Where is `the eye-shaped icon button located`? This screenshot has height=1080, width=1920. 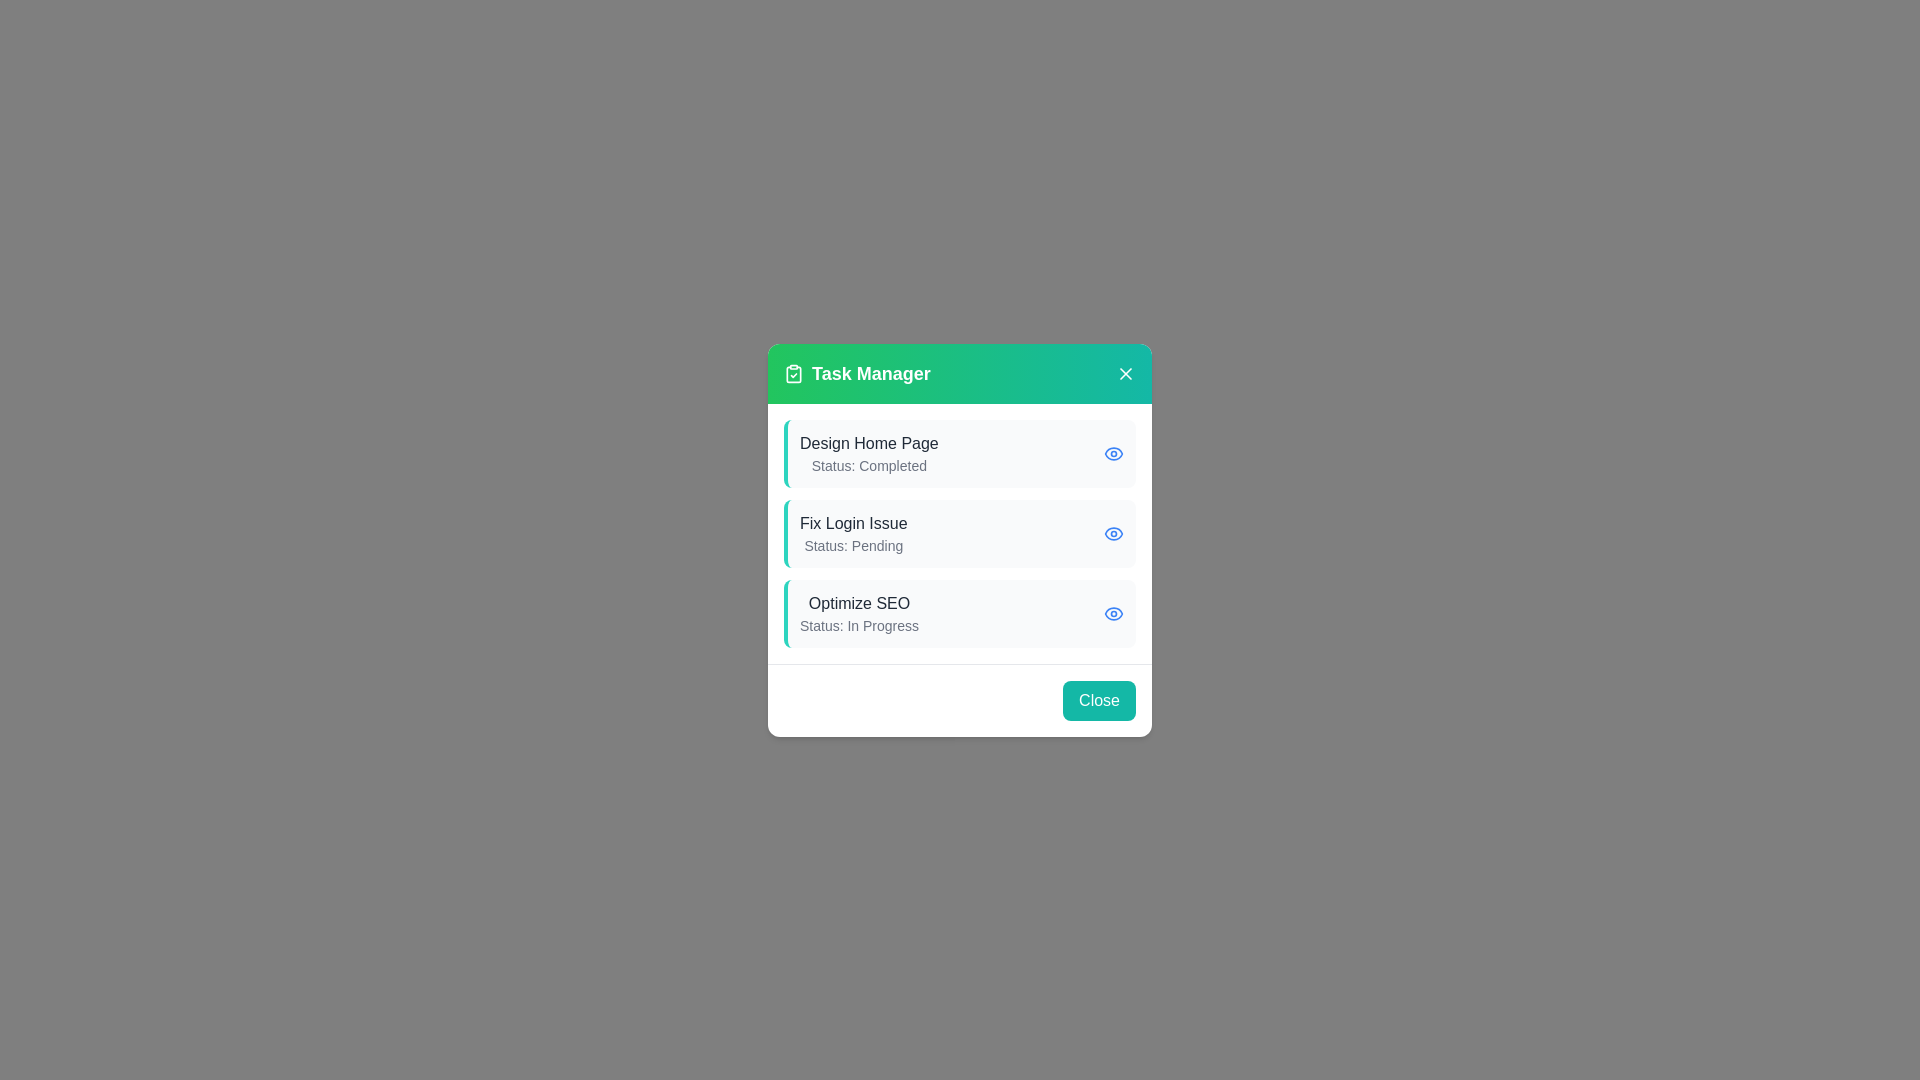 the eye-shaped icon button located is located at coordinates (1112, 532).